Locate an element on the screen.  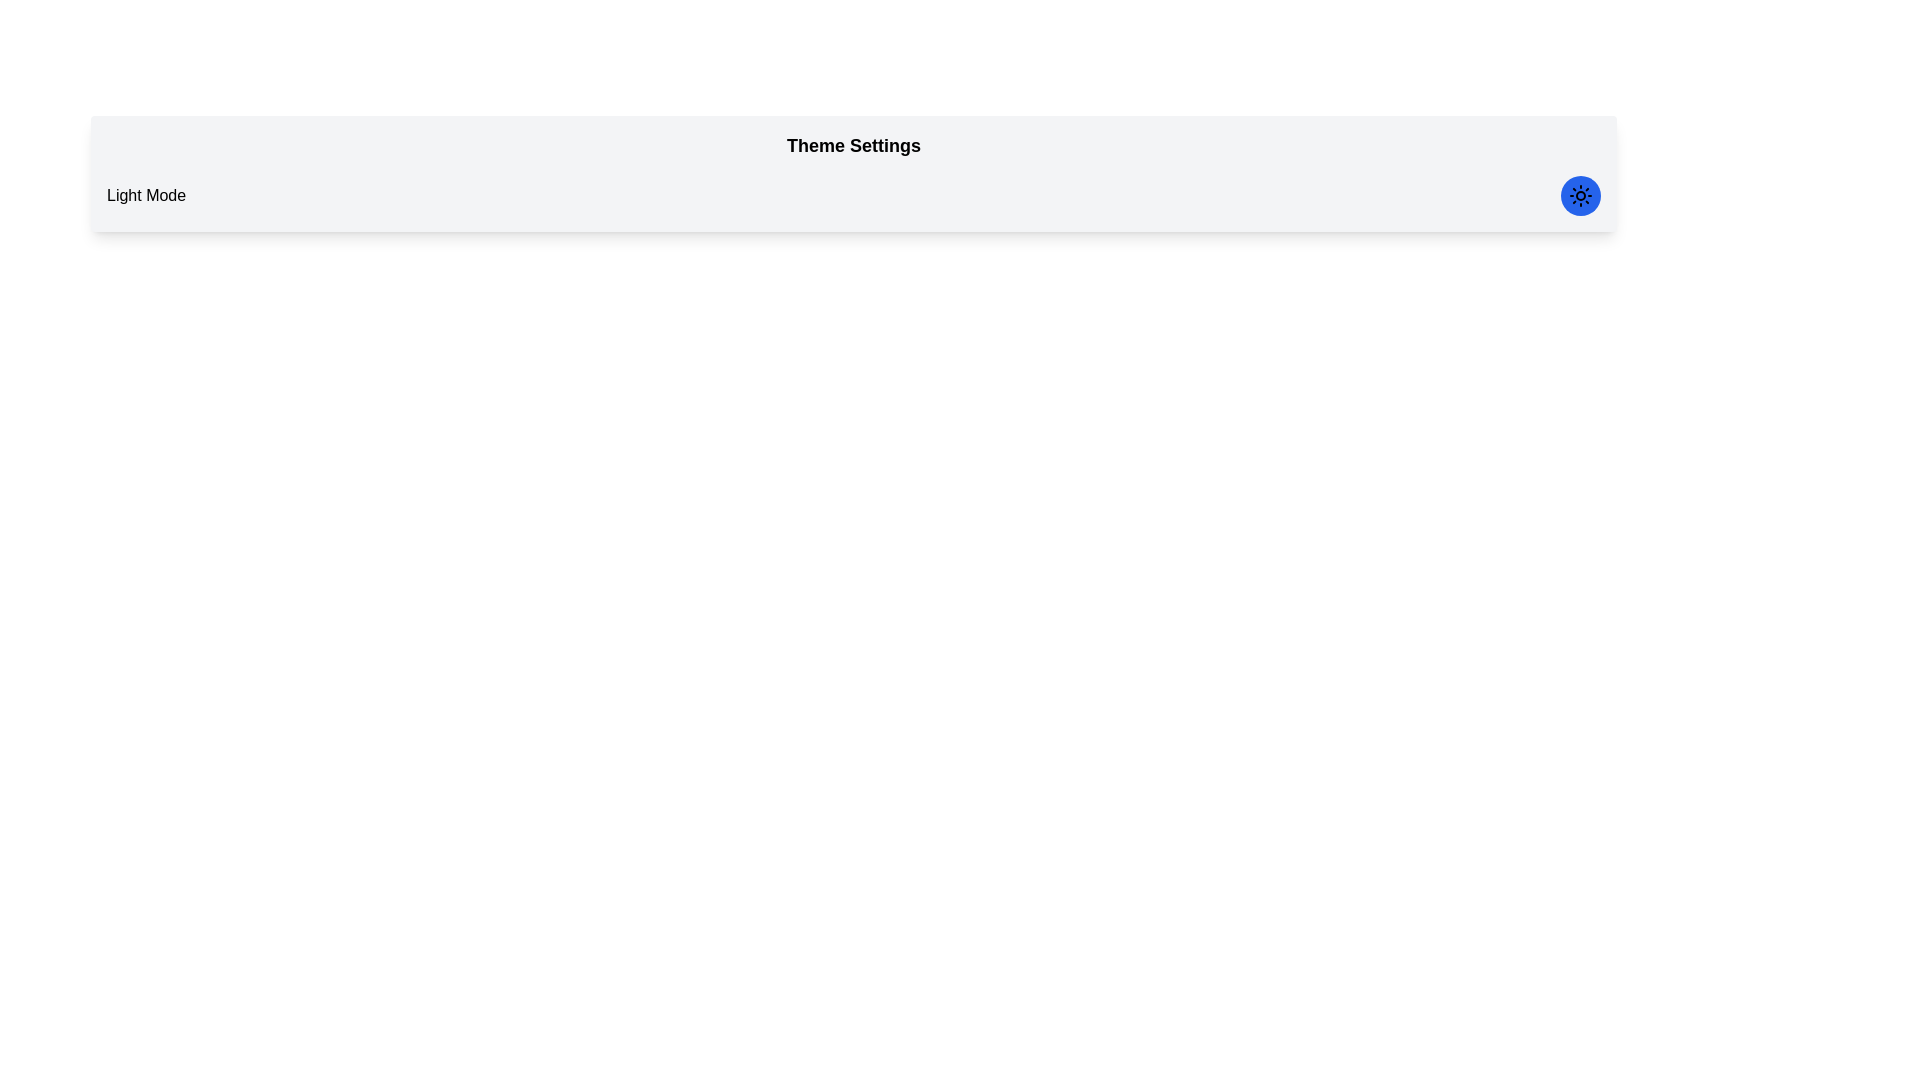
the sun icon within the blue circular button located in the top-right region of the interface is located at coordinates (1579, 196).